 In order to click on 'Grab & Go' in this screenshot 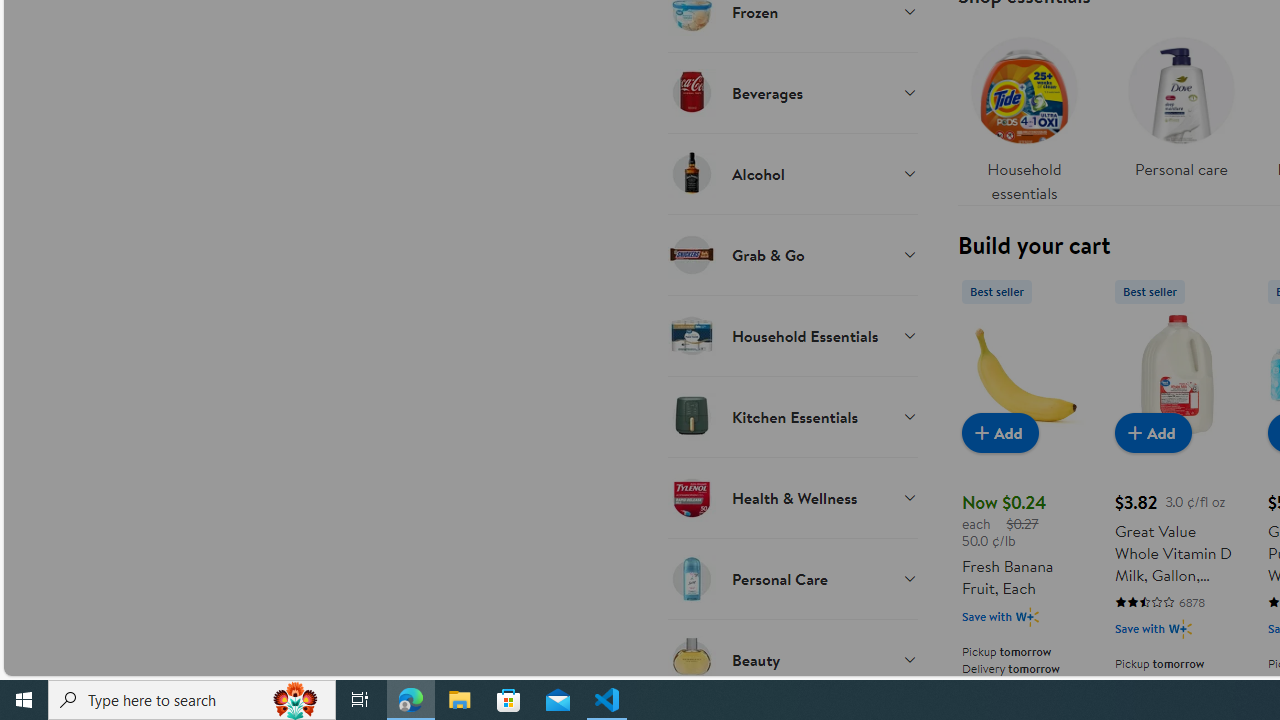, I will do `click(791, 253)`.